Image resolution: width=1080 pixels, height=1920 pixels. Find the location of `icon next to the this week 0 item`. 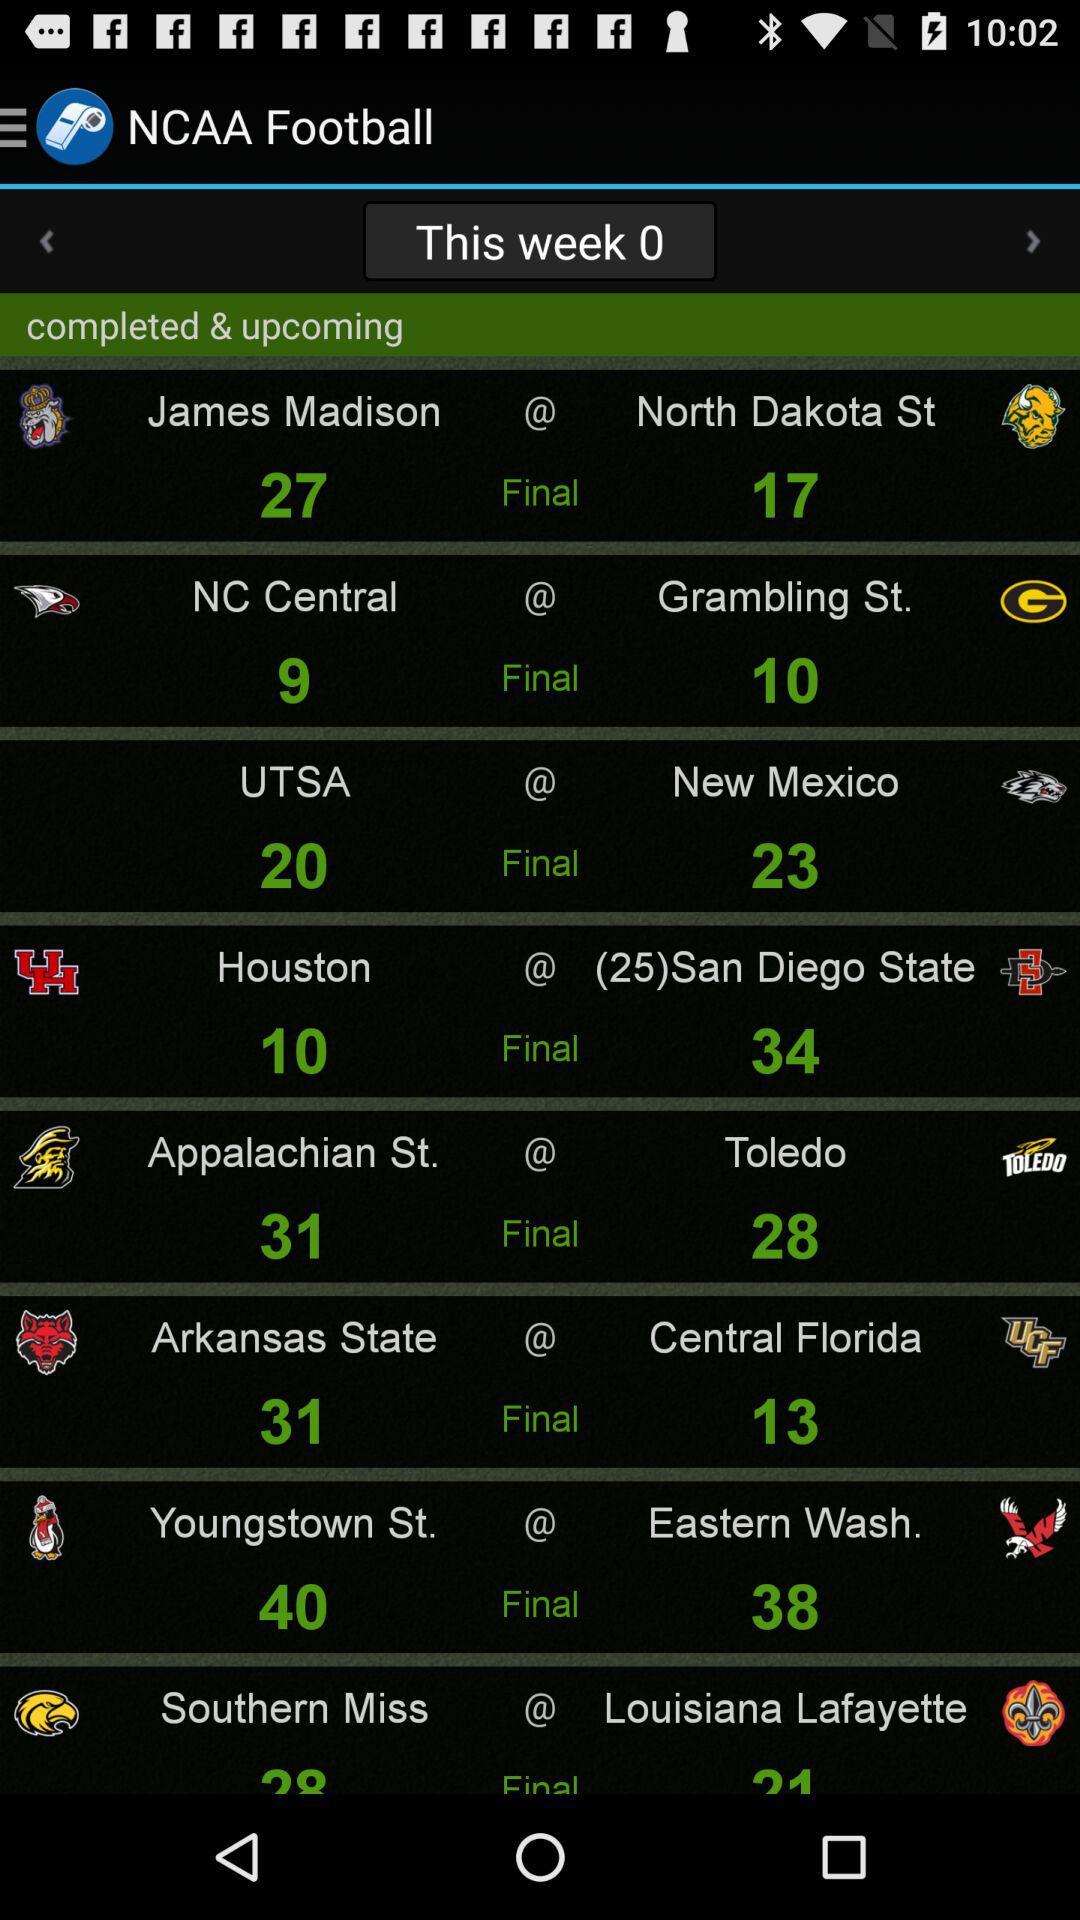

icon next to the this week 0 item is located at coordinates (1033, 240).